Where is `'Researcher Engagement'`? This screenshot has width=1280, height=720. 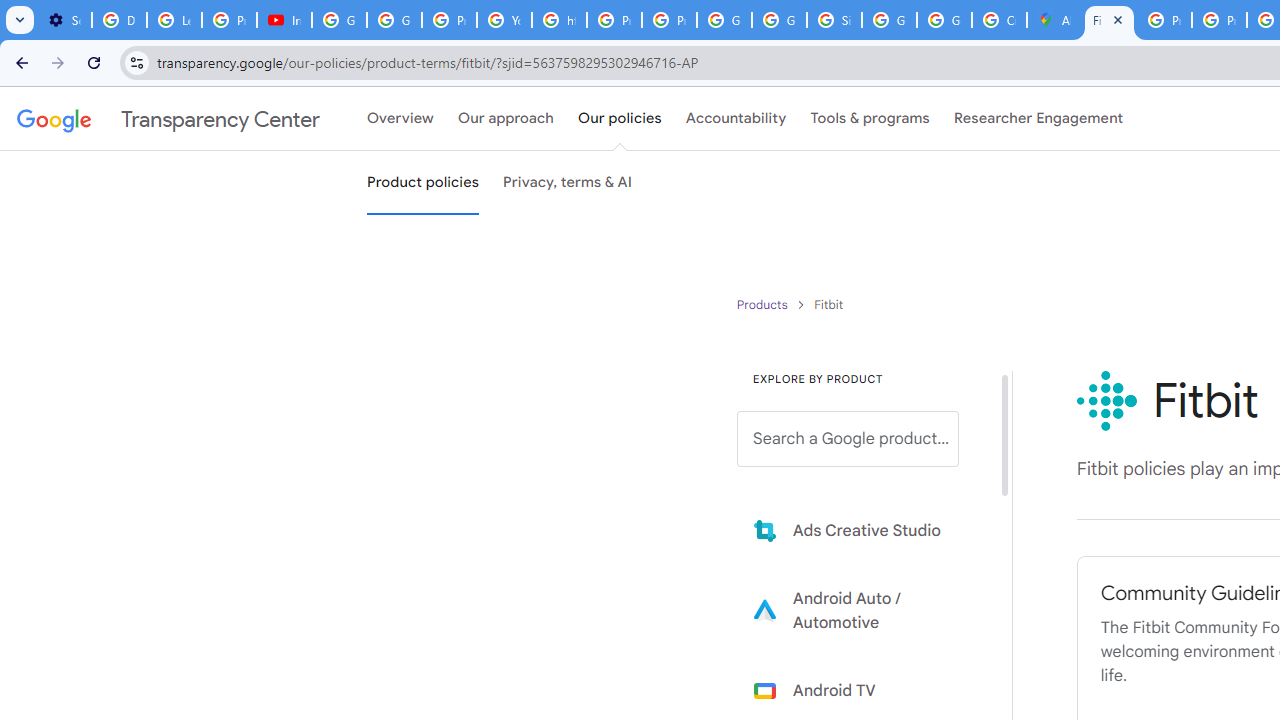 'Researcher Engagement' is located at coordinates (1038, 119).